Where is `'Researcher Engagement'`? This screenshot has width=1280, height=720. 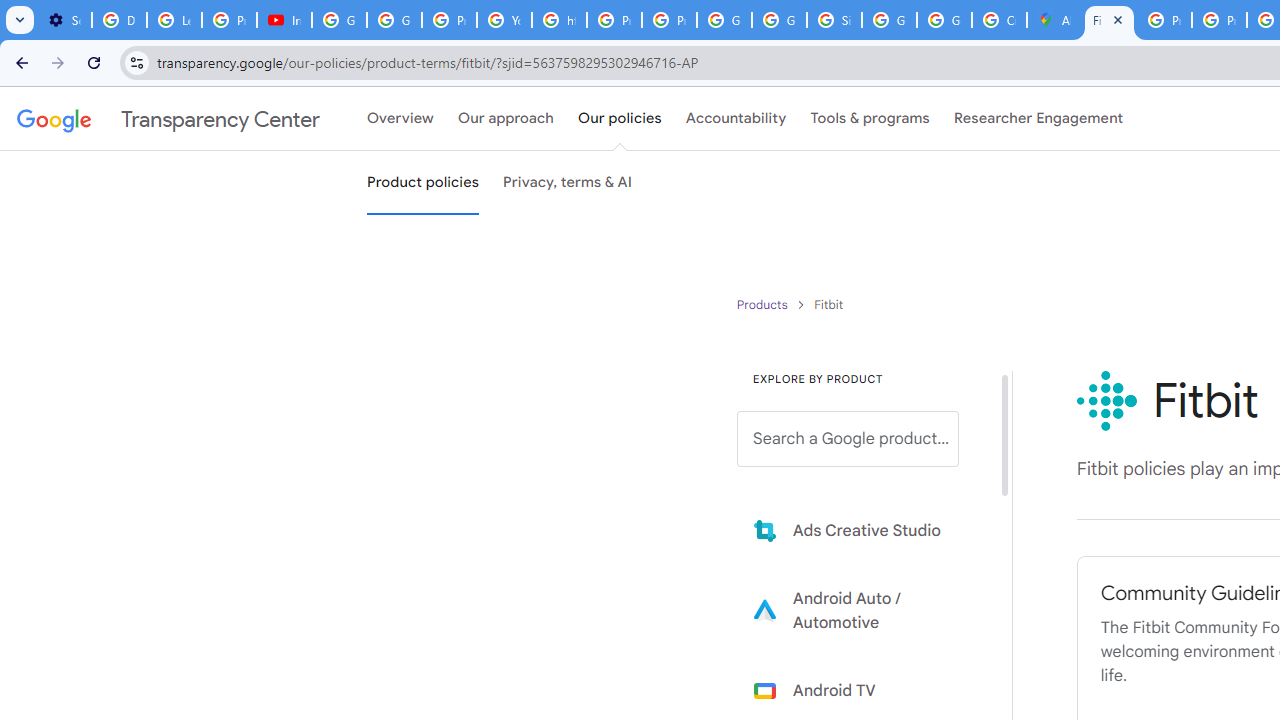 'Researcher Engagement' is located at coordinates (1038, 119).